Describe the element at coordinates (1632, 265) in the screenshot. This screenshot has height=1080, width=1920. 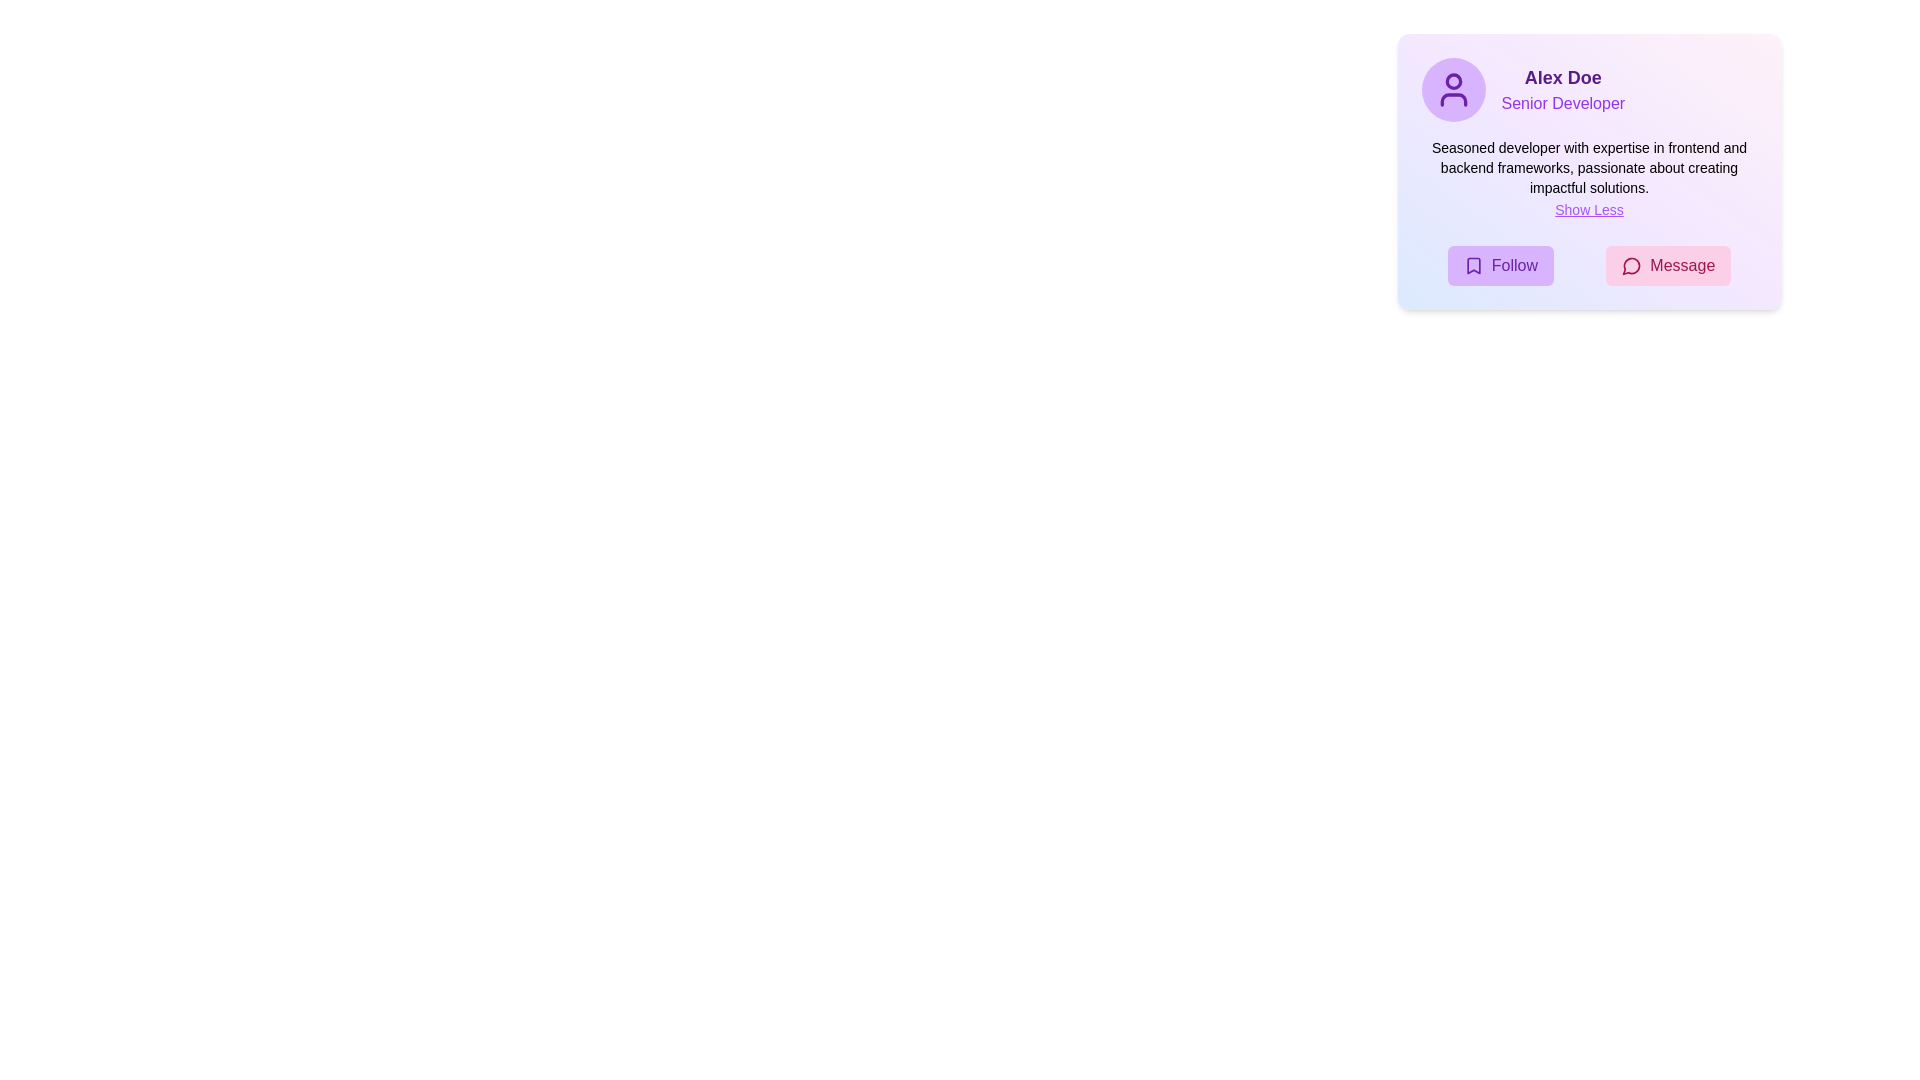
I see `the 'Message' icon located in the top-right section of the layout, which enhances the recognizability of the messaging function` at that location.